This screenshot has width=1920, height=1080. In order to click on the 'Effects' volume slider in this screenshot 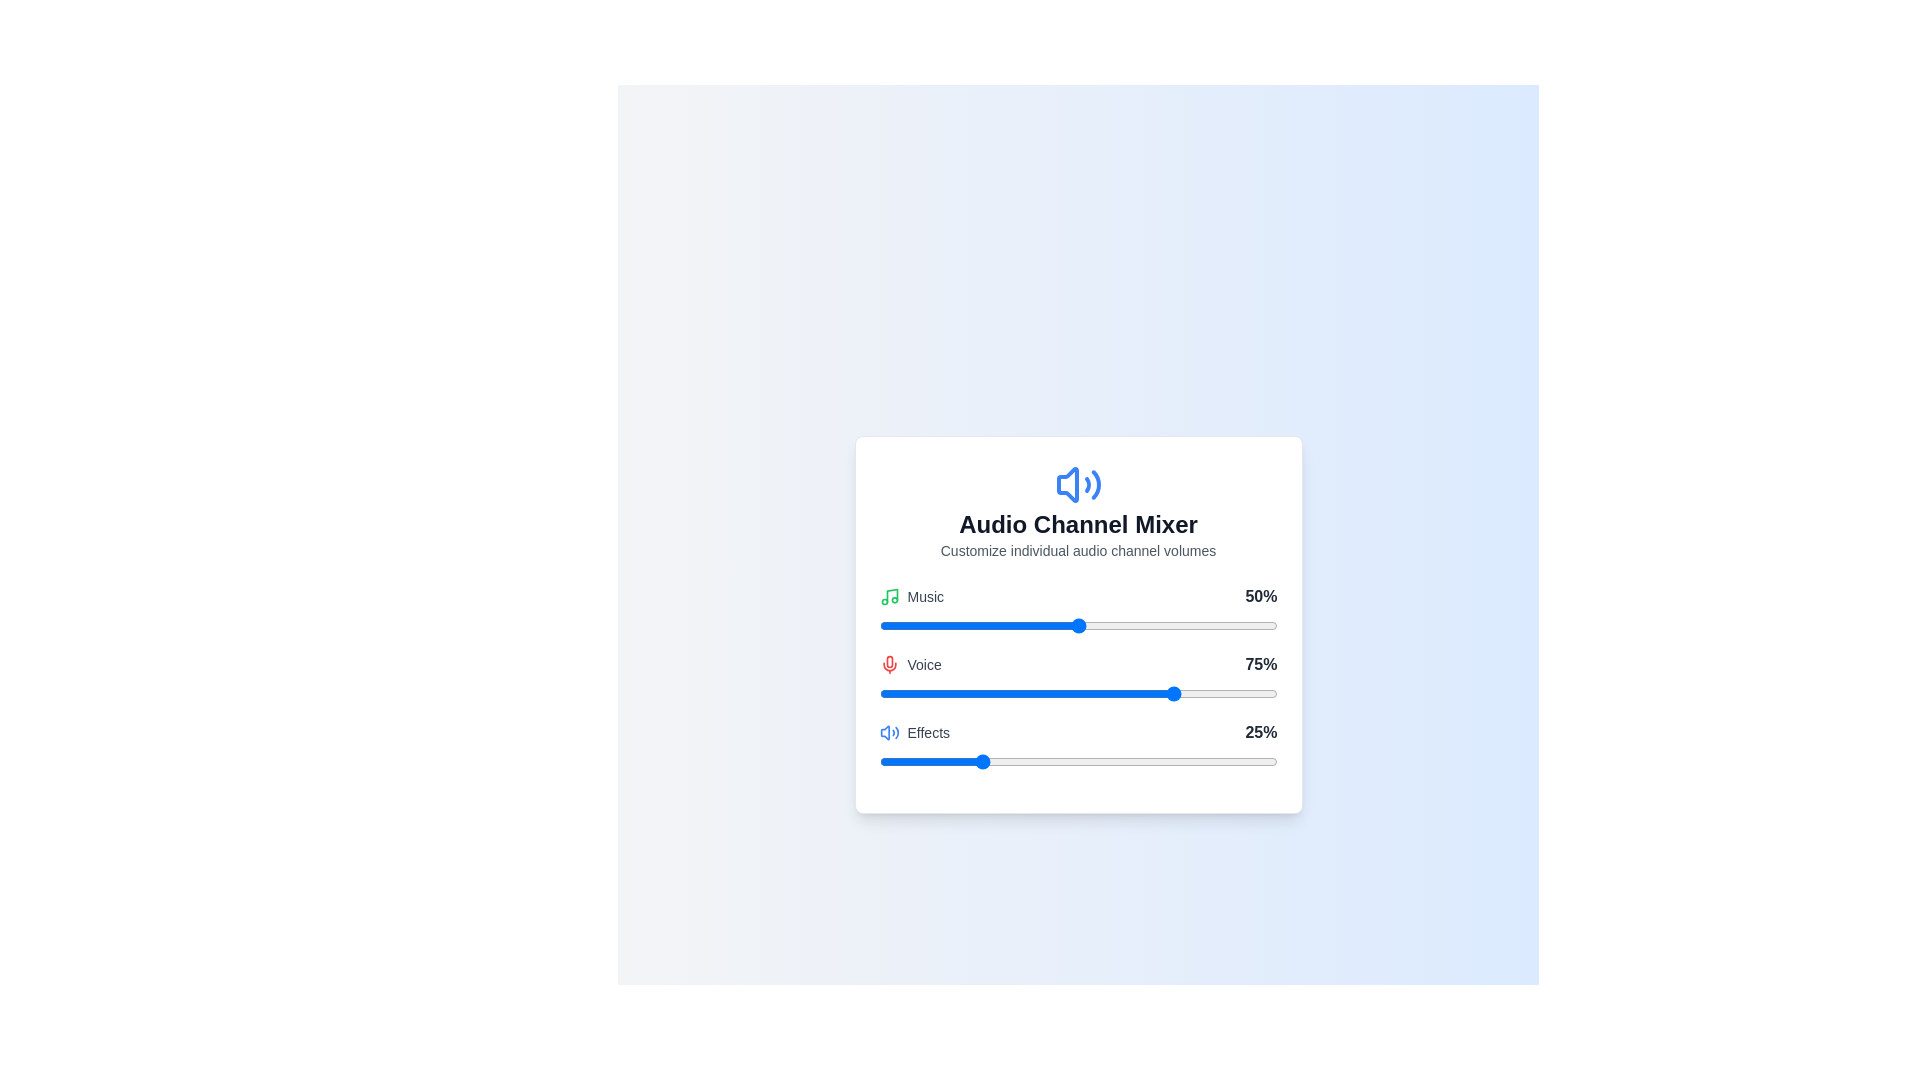, I will do `click(890, 762)`.